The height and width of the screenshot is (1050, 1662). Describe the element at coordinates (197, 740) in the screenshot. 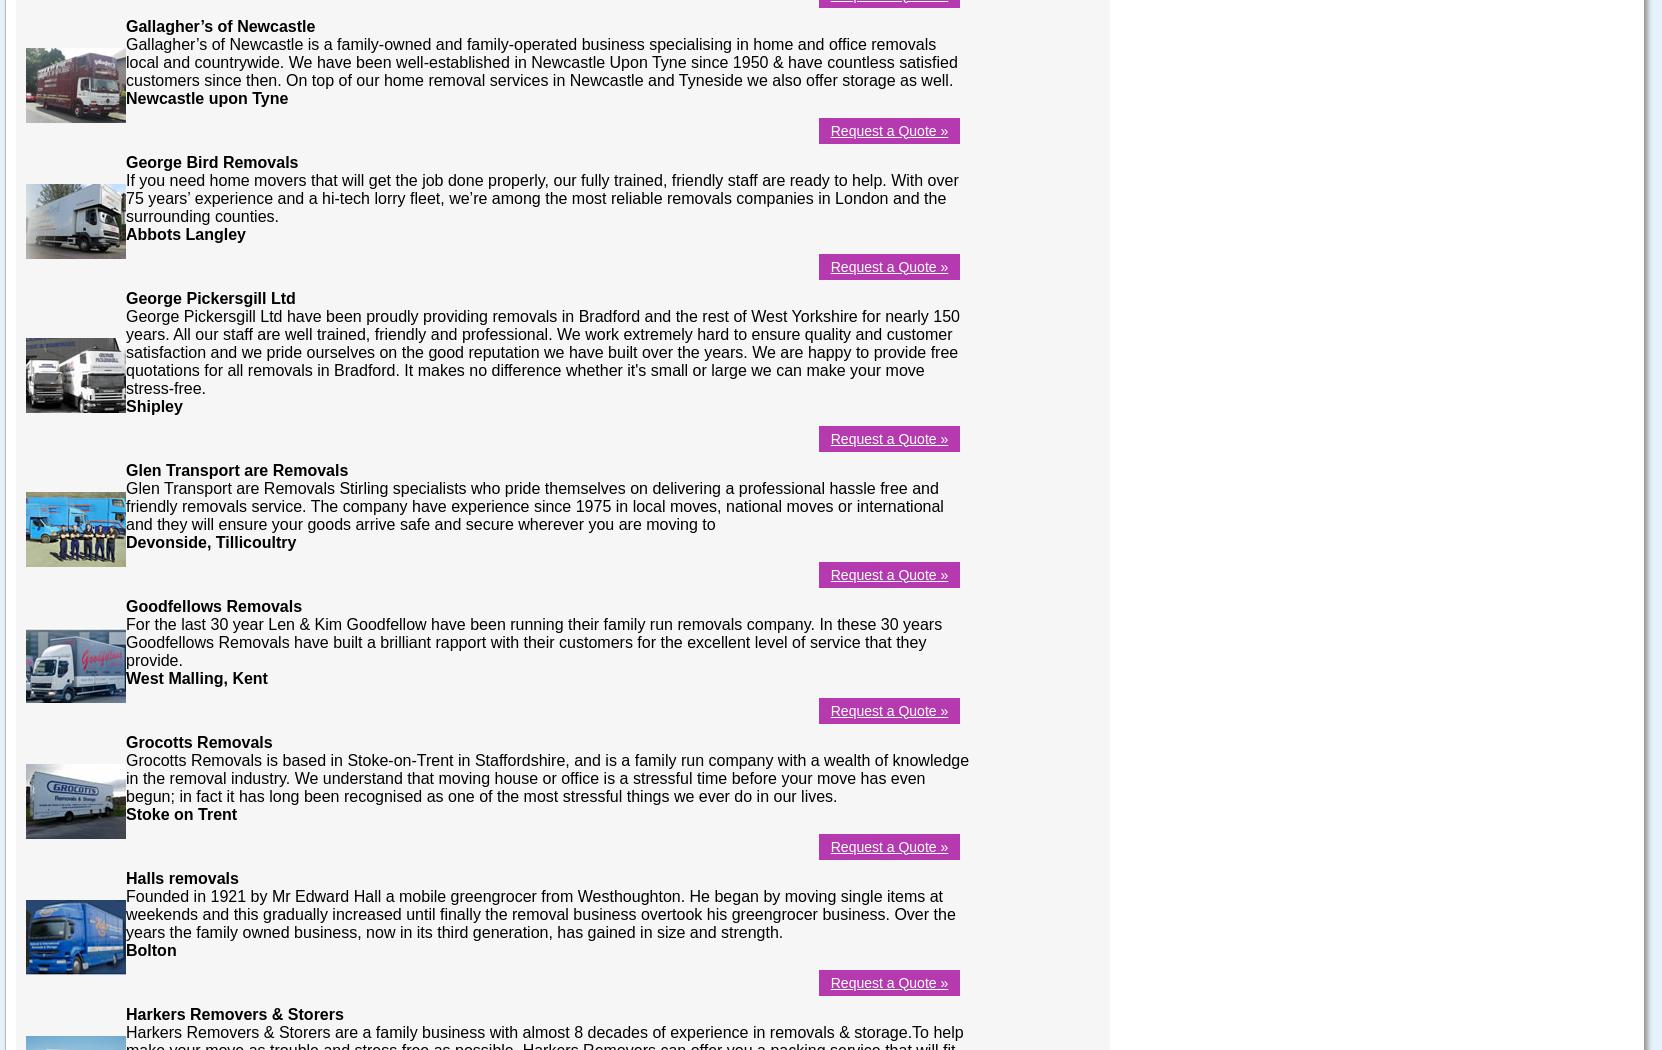

I see `'Grocotts Removals'` at that location.